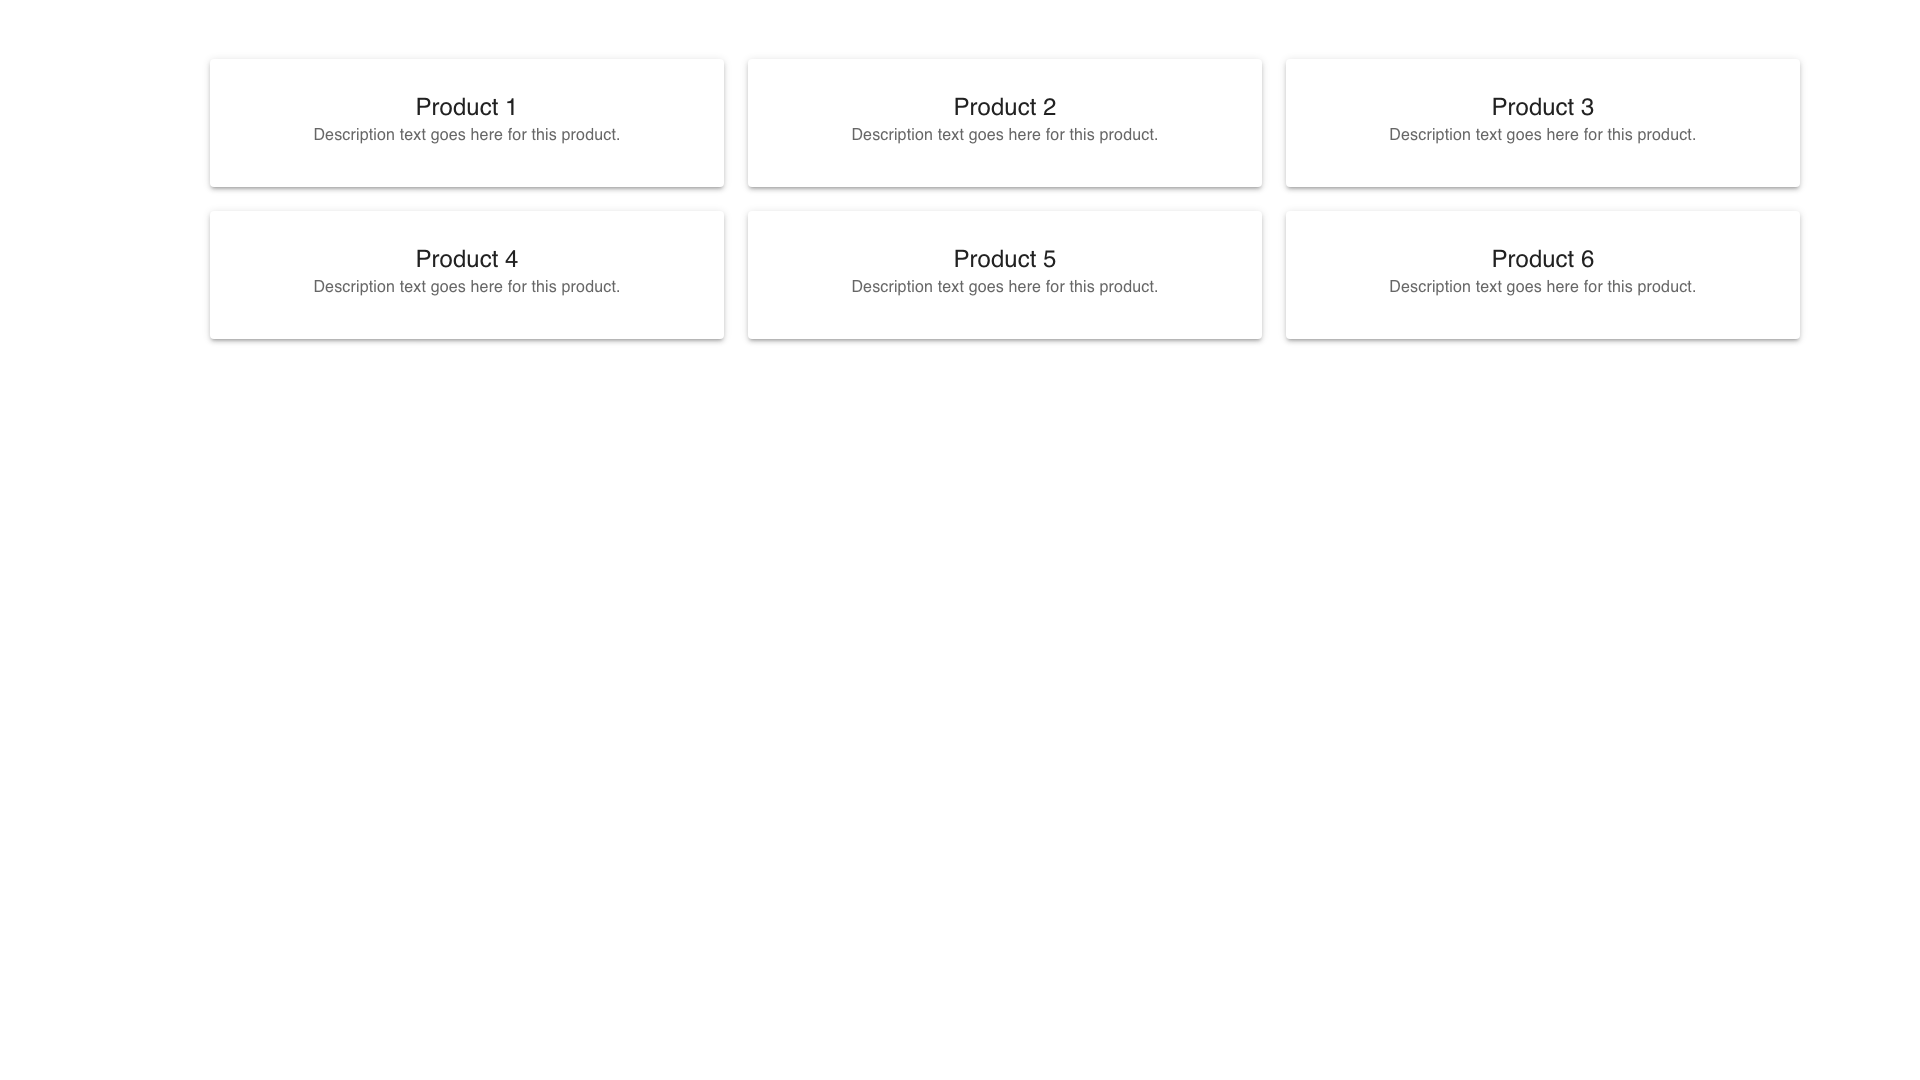  I want to click on text label located below the title 'Product 2' in the second card of a 3x2 grid, which is styled in medium gray and smaller font size, so click(1004, 135).